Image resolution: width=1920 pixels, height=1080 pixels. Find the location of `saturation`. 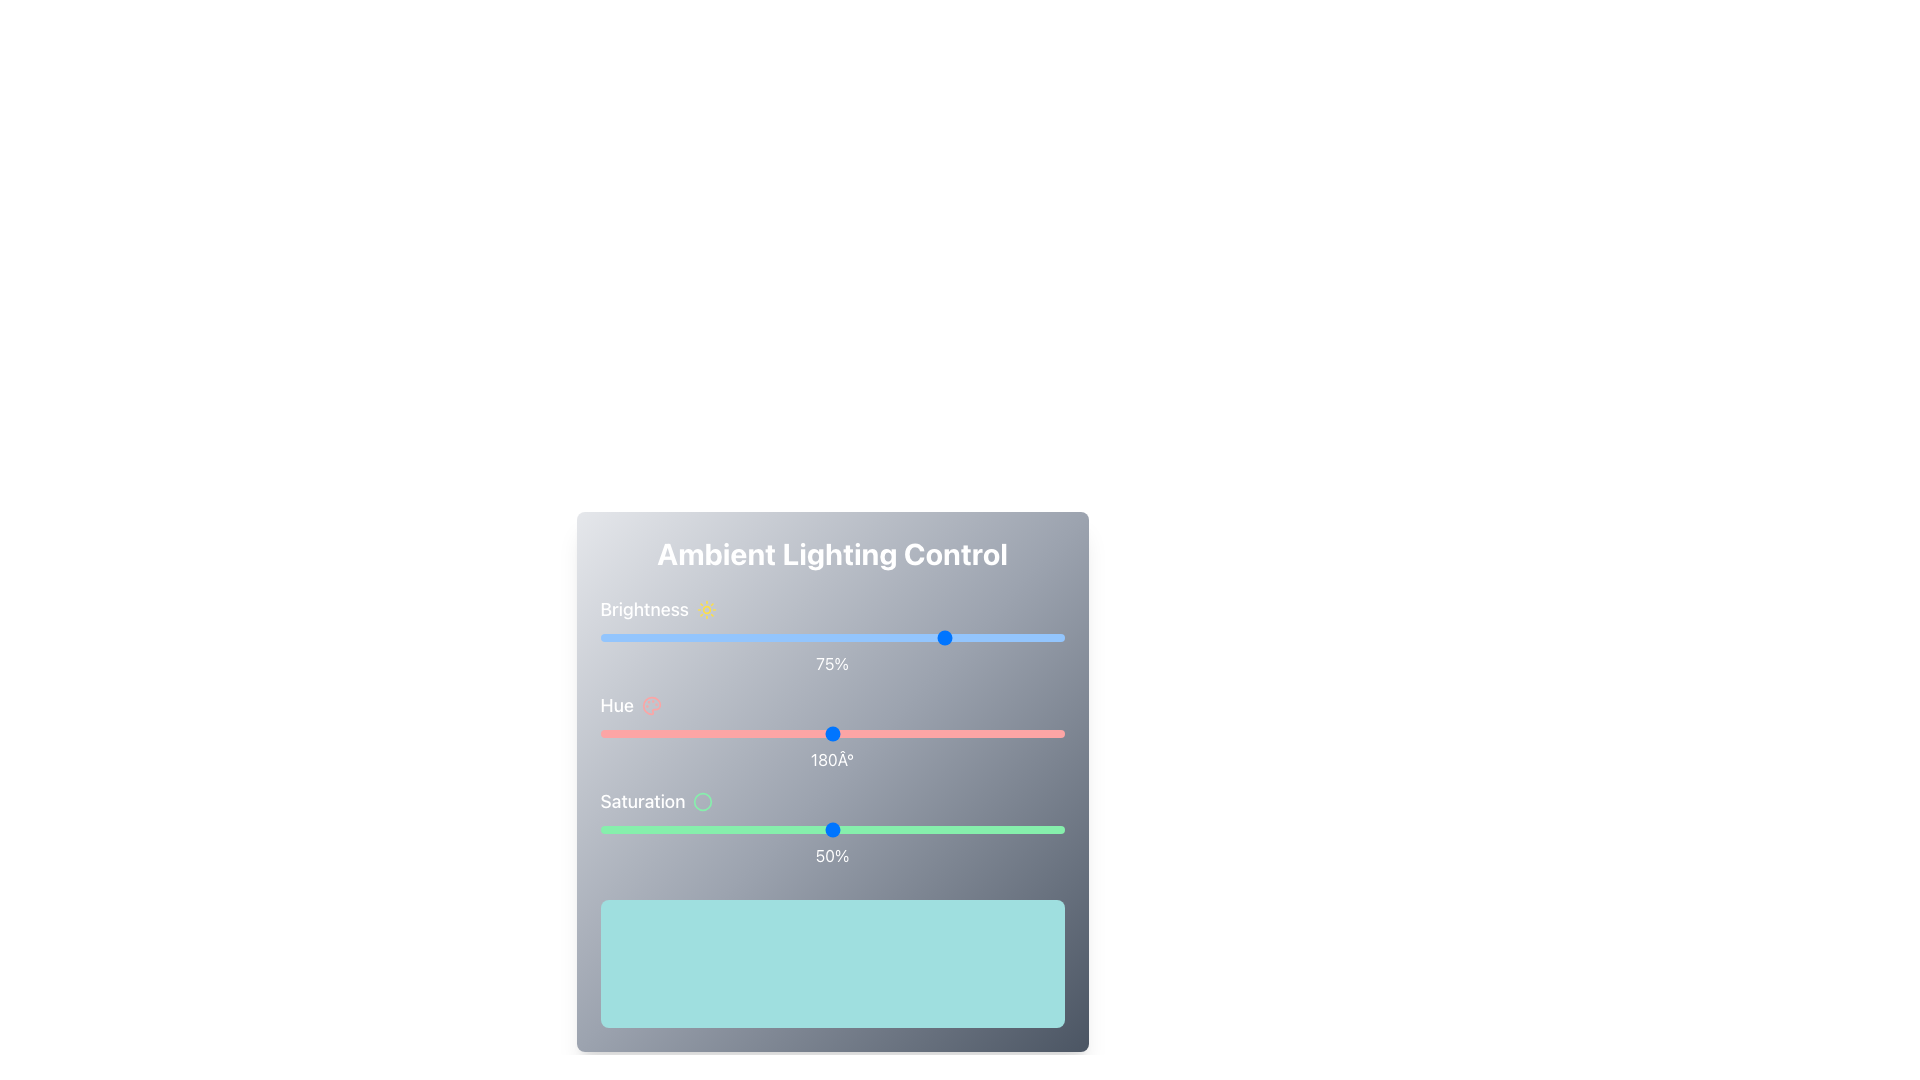

saturation is located at coordinates (887, 829).